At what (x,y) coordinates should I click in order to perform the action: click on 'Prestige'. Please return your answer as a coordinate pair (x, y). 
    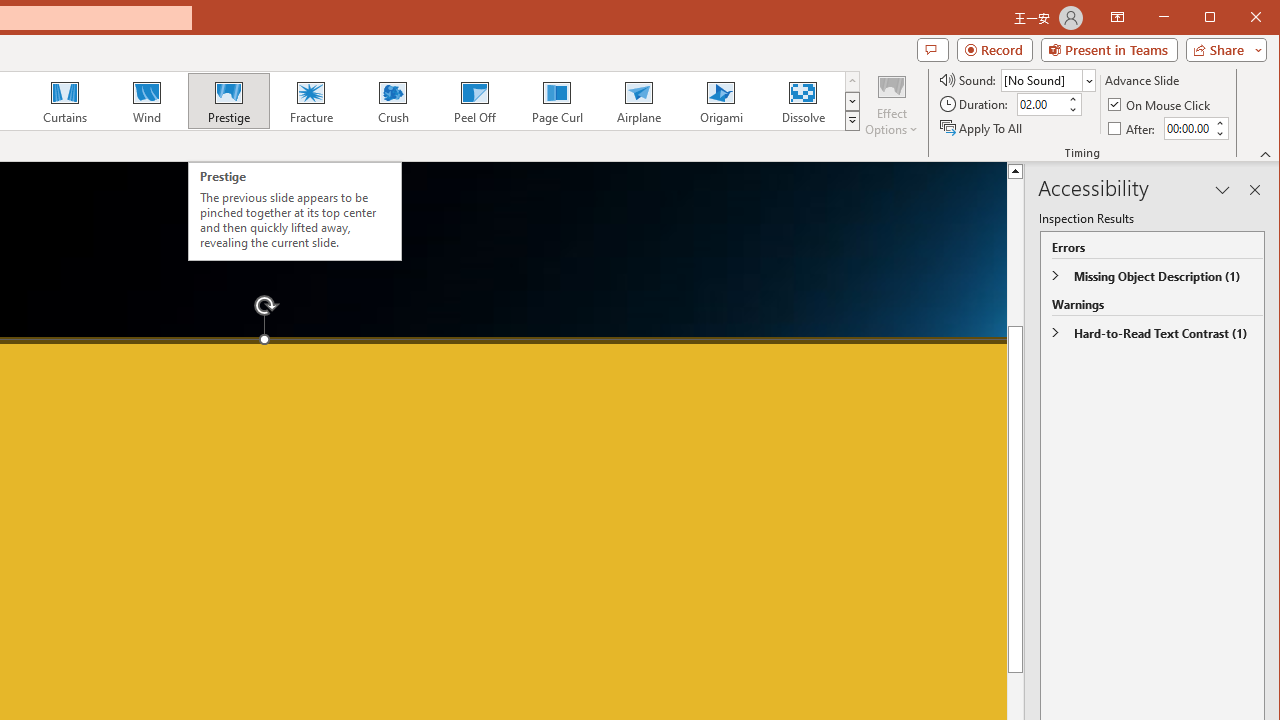
    Looking at the image, I should click on (229, 100).